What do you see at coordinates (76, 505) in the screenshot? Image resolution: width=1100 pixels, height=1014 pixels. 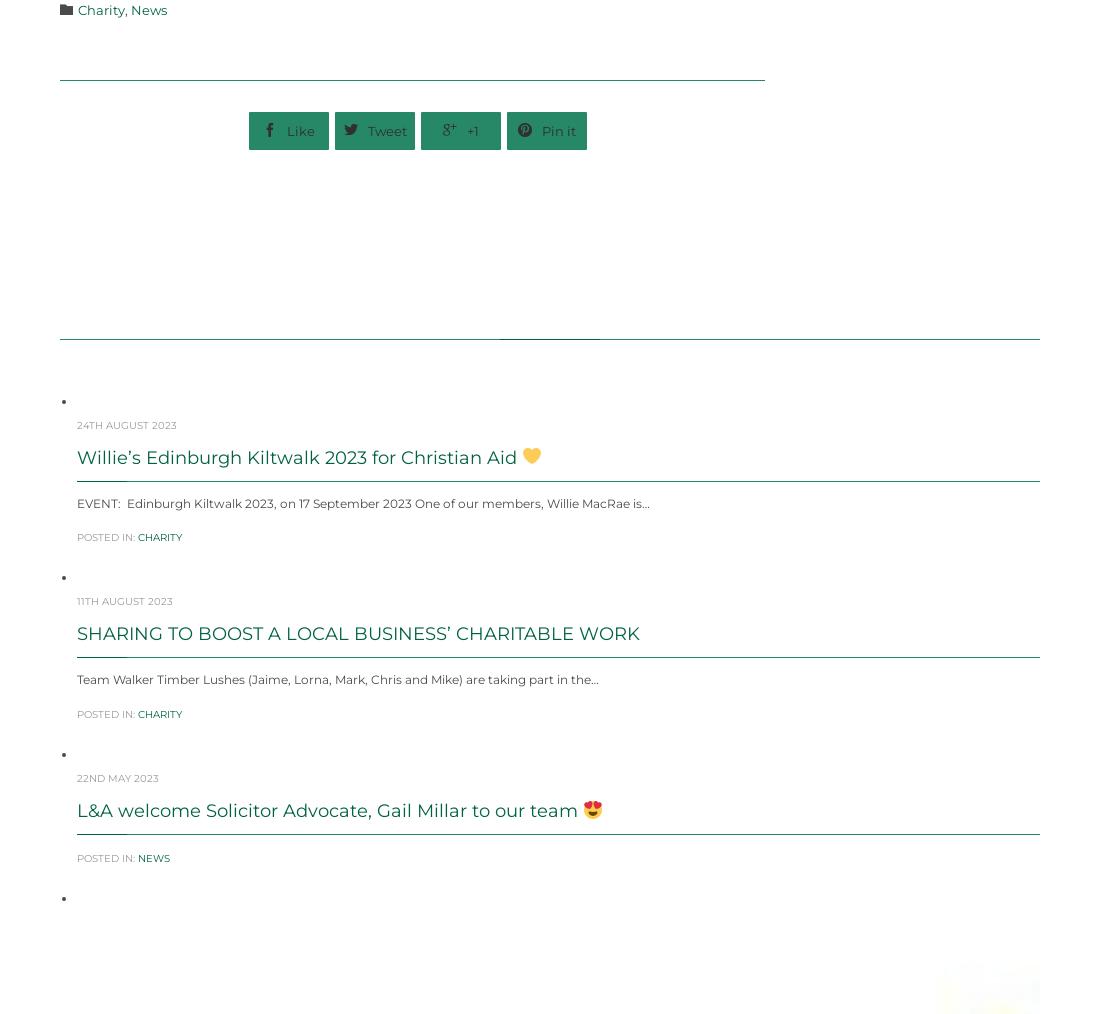 I see `'Willie’s Edinburgh Kiltwalk 2023 for Christian Aid'` at bounding box center [76, 505].